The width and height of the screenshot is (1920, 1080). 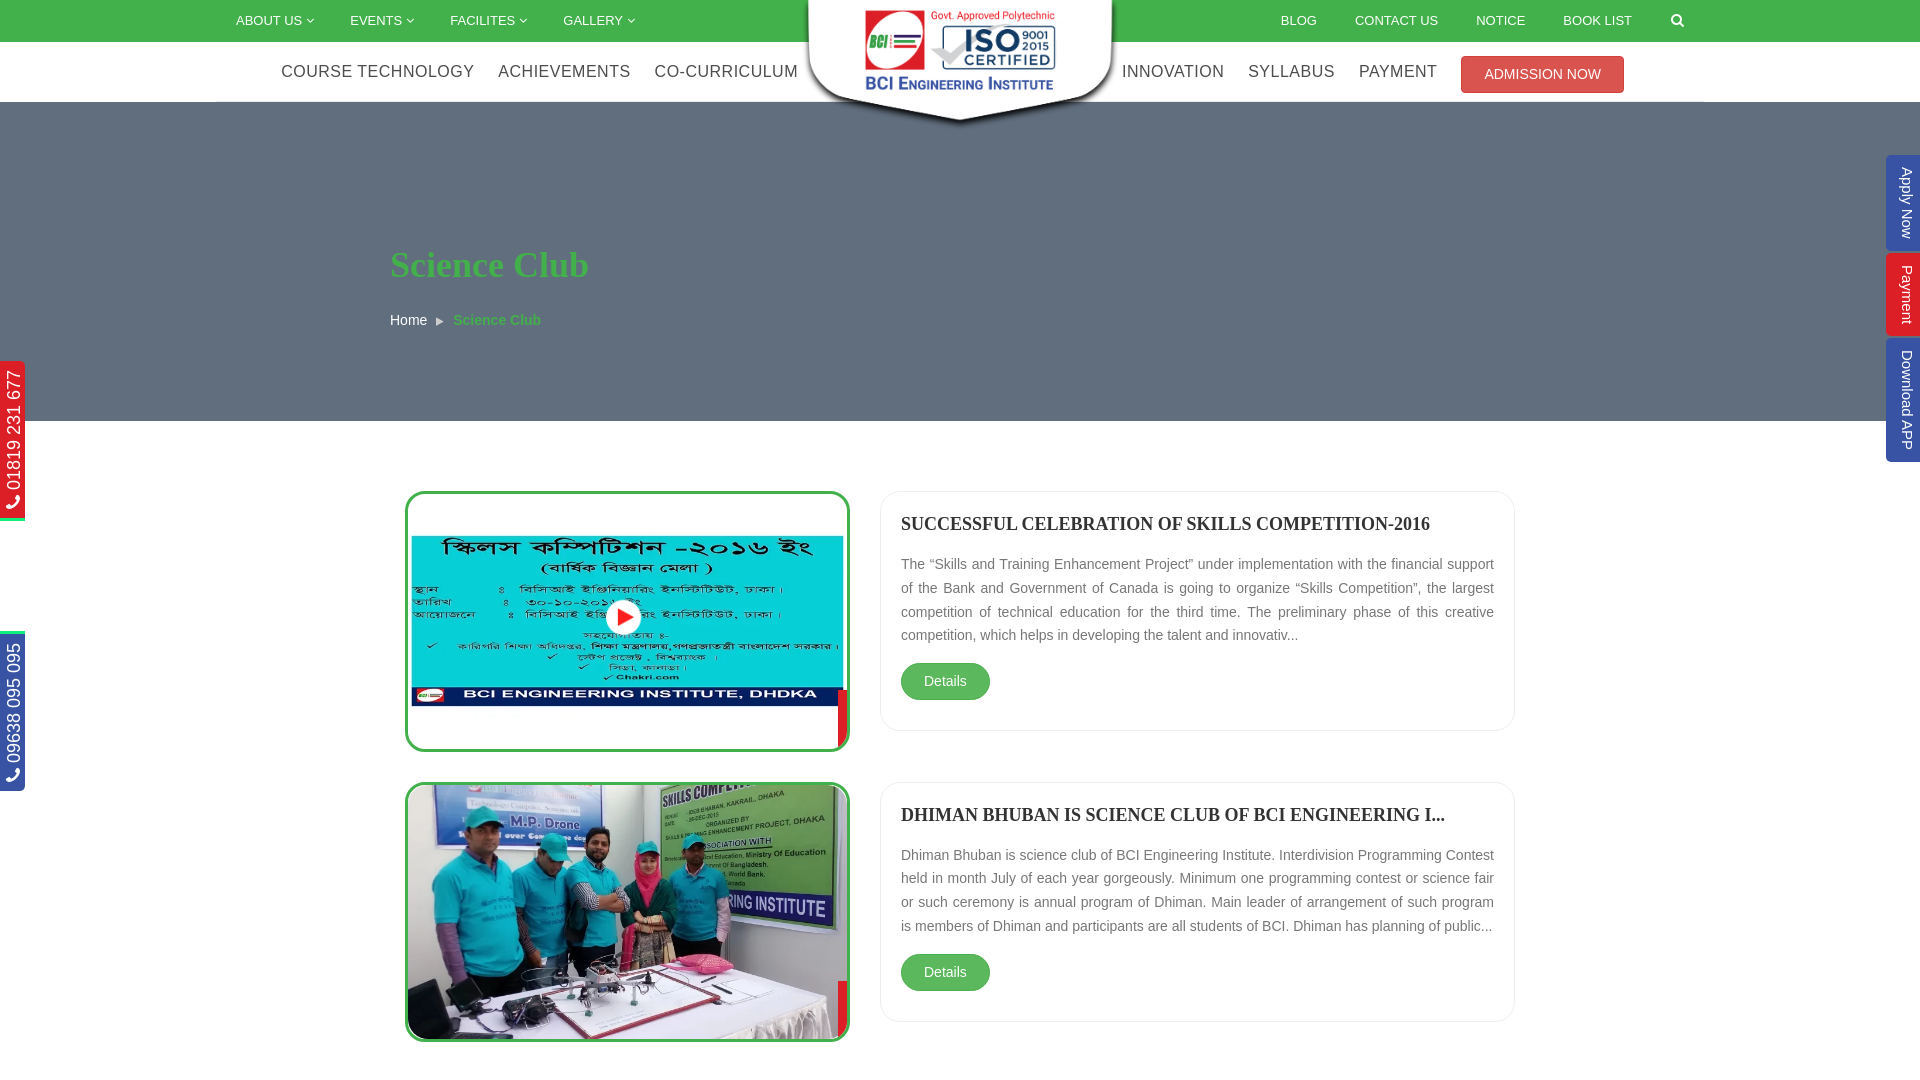 I want to click on 'INNOVATION', so click(x=1172, y=73).